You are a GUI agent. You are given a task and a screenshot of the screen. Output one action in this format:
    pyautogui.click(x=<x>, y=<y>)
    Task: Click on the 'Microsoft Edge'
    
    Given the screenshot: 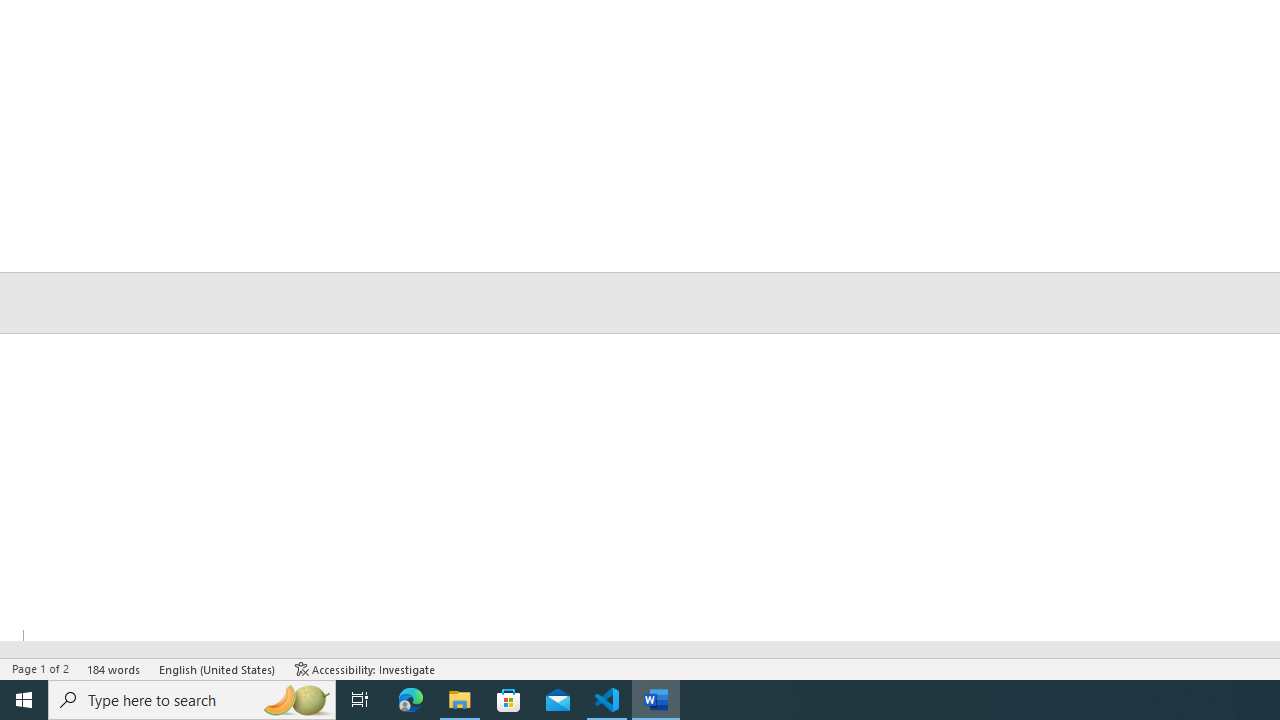 What is the action you would take?
    pyautogui.click(x=410, y=698)
    